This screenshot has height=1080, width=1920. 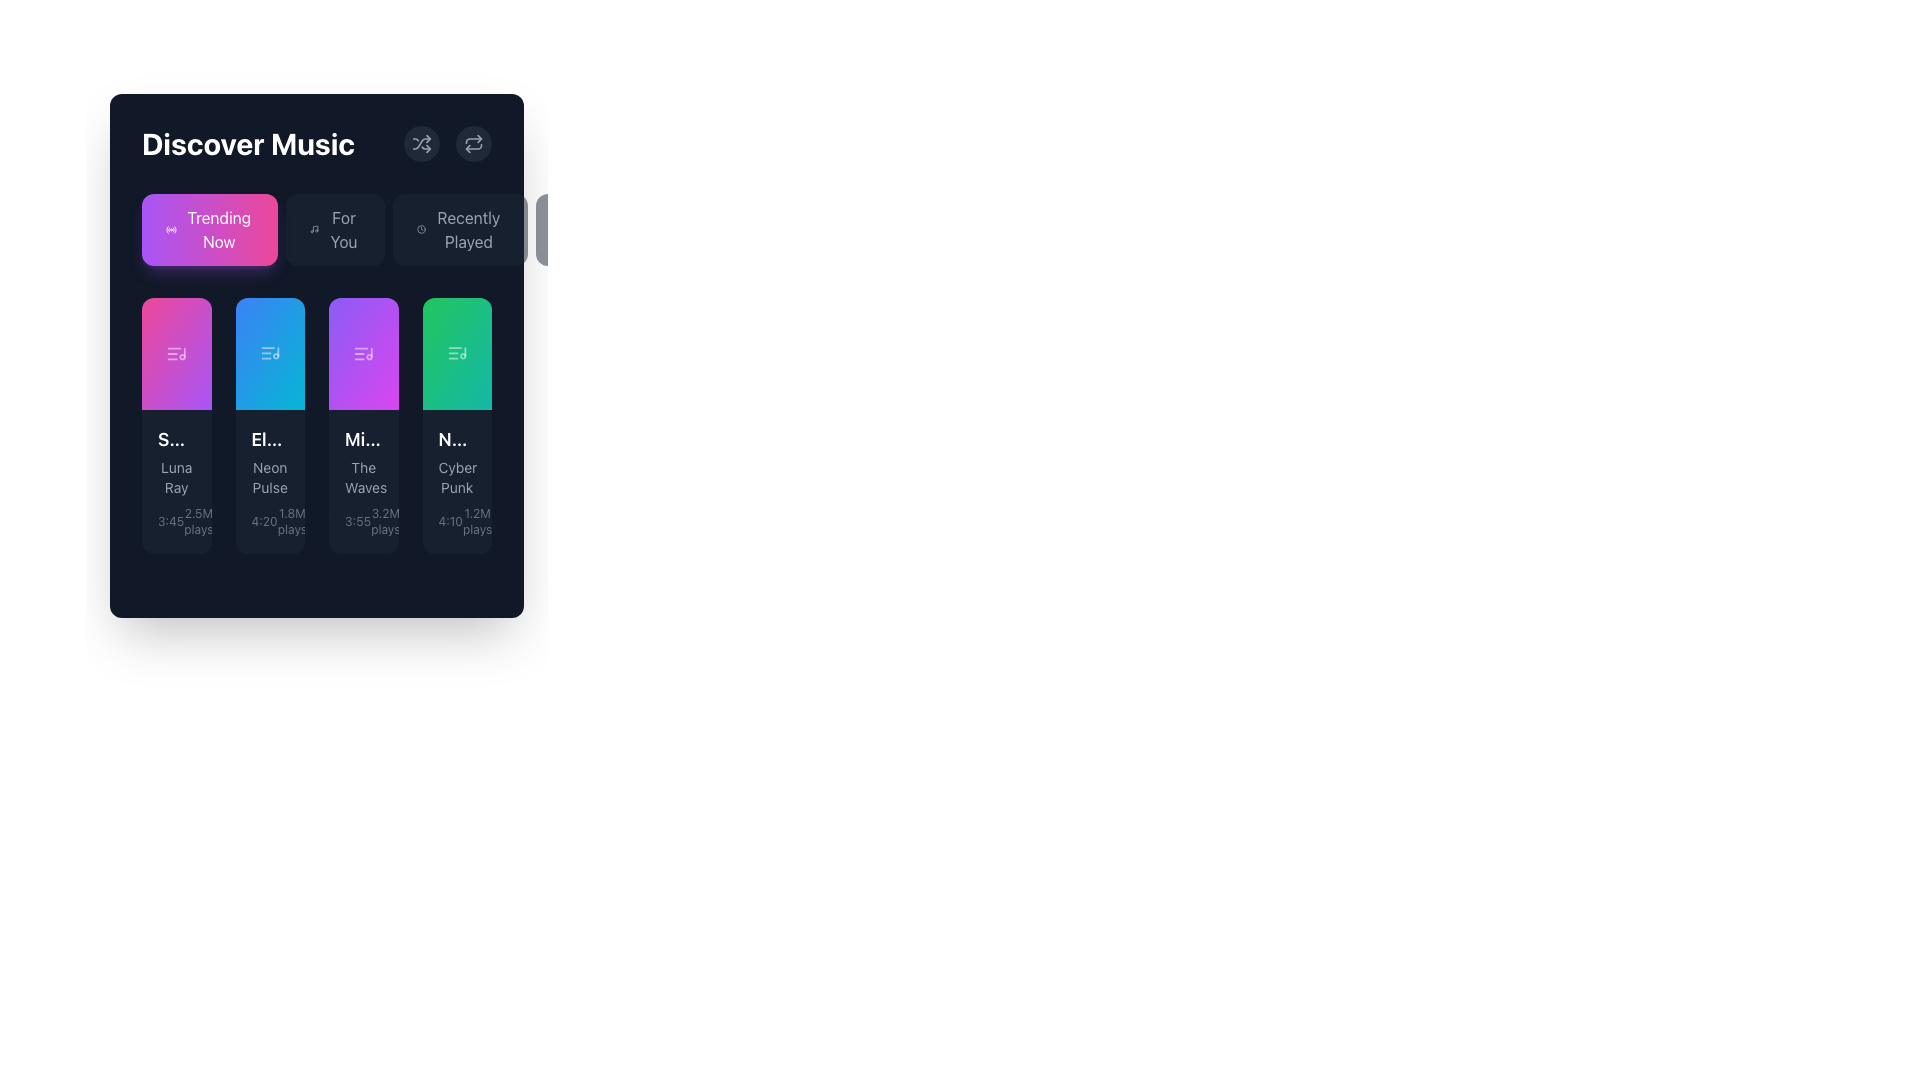 What do you see at coordinates (171, 229) in the screenshot?
I see `the status of the 'Trending Now' SVG Icon, which is positioned to the left of the text in the first tab of the horizontal navigation interface` at bounding box center [171, 229].